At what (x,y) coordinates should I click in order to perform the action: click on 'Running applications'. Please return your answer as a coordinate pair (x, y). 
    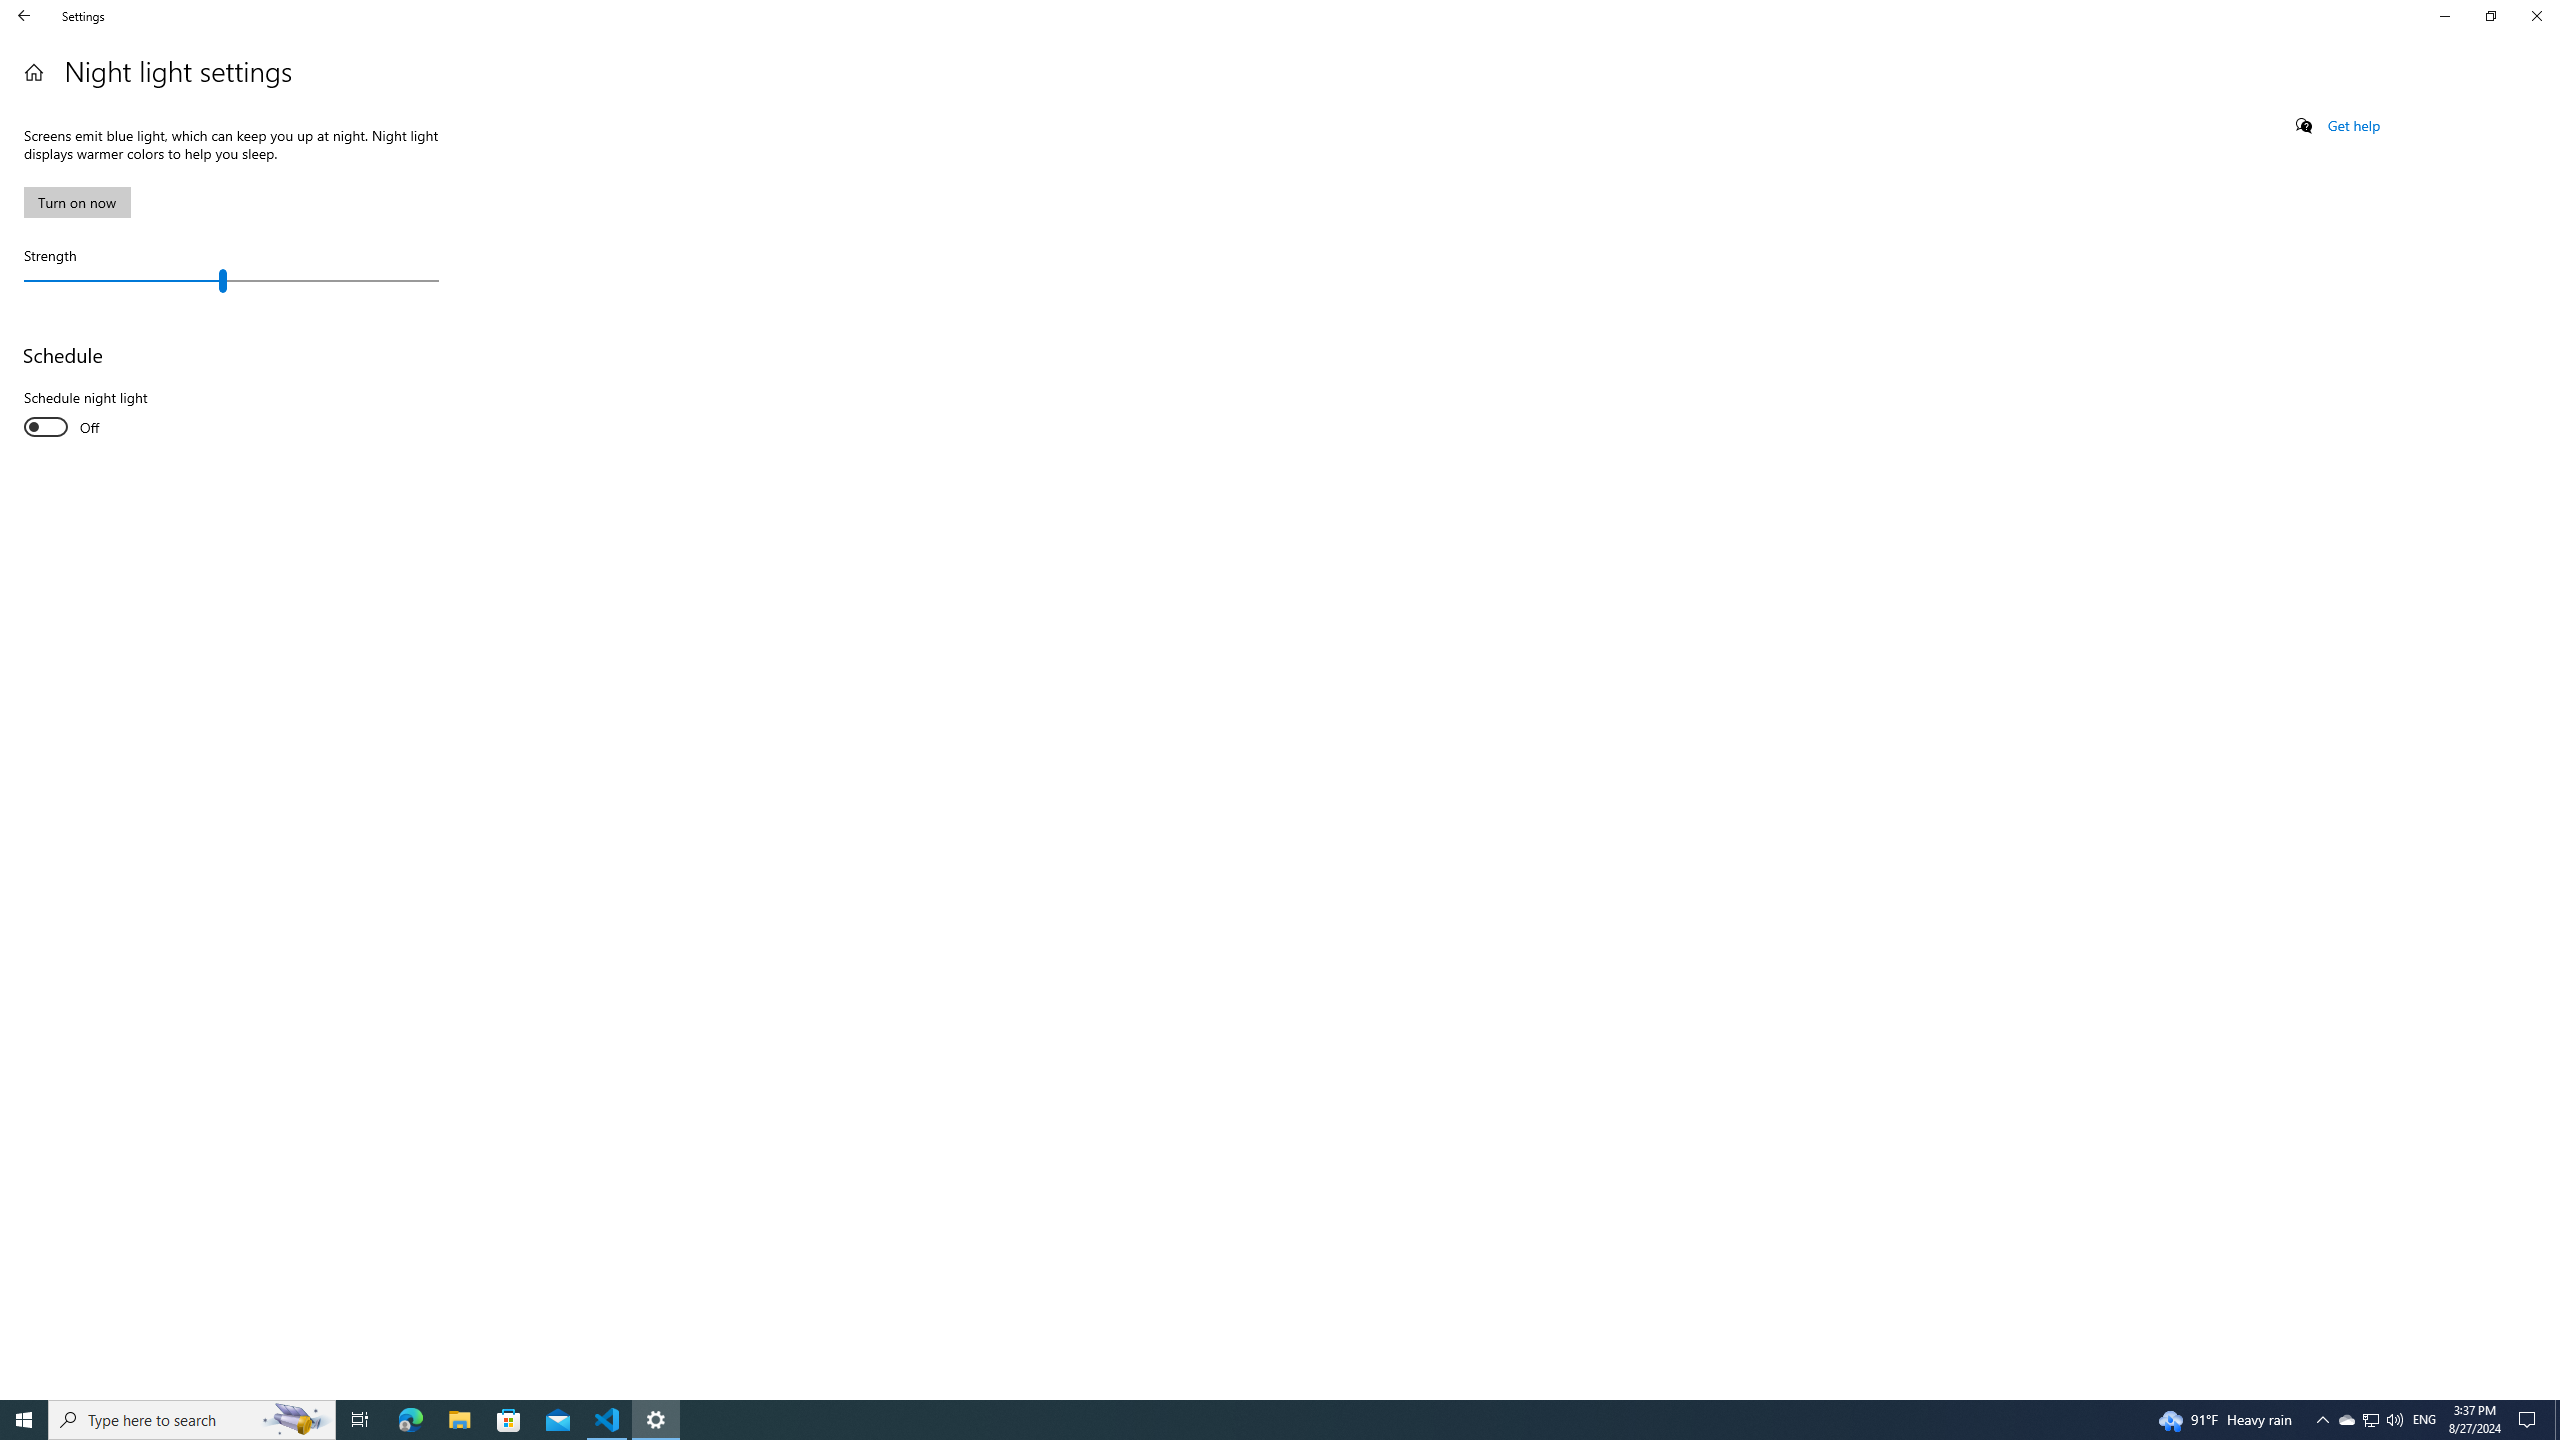
    Looking at the image, I should click on (1242, 1418).